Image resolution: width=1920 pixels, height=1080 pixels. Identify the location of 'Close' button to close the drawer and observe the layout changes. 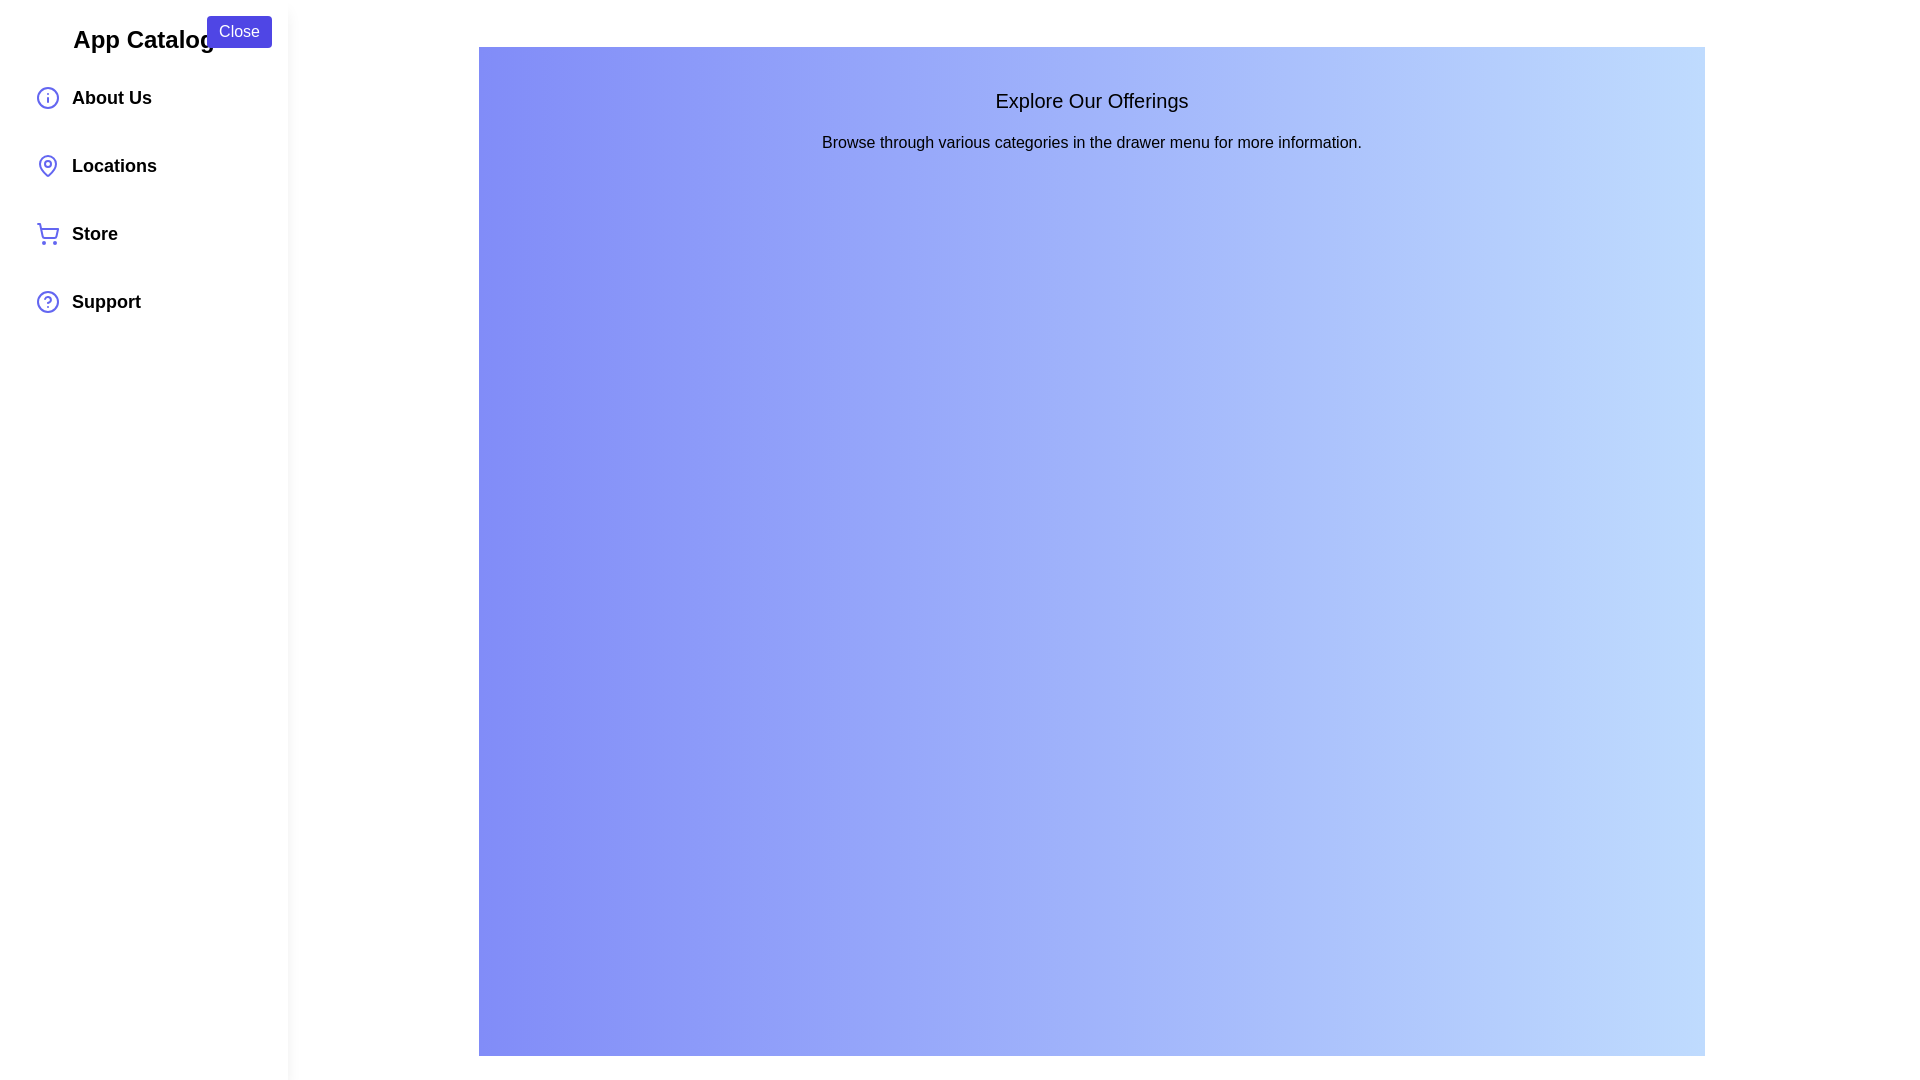
(239, 31).